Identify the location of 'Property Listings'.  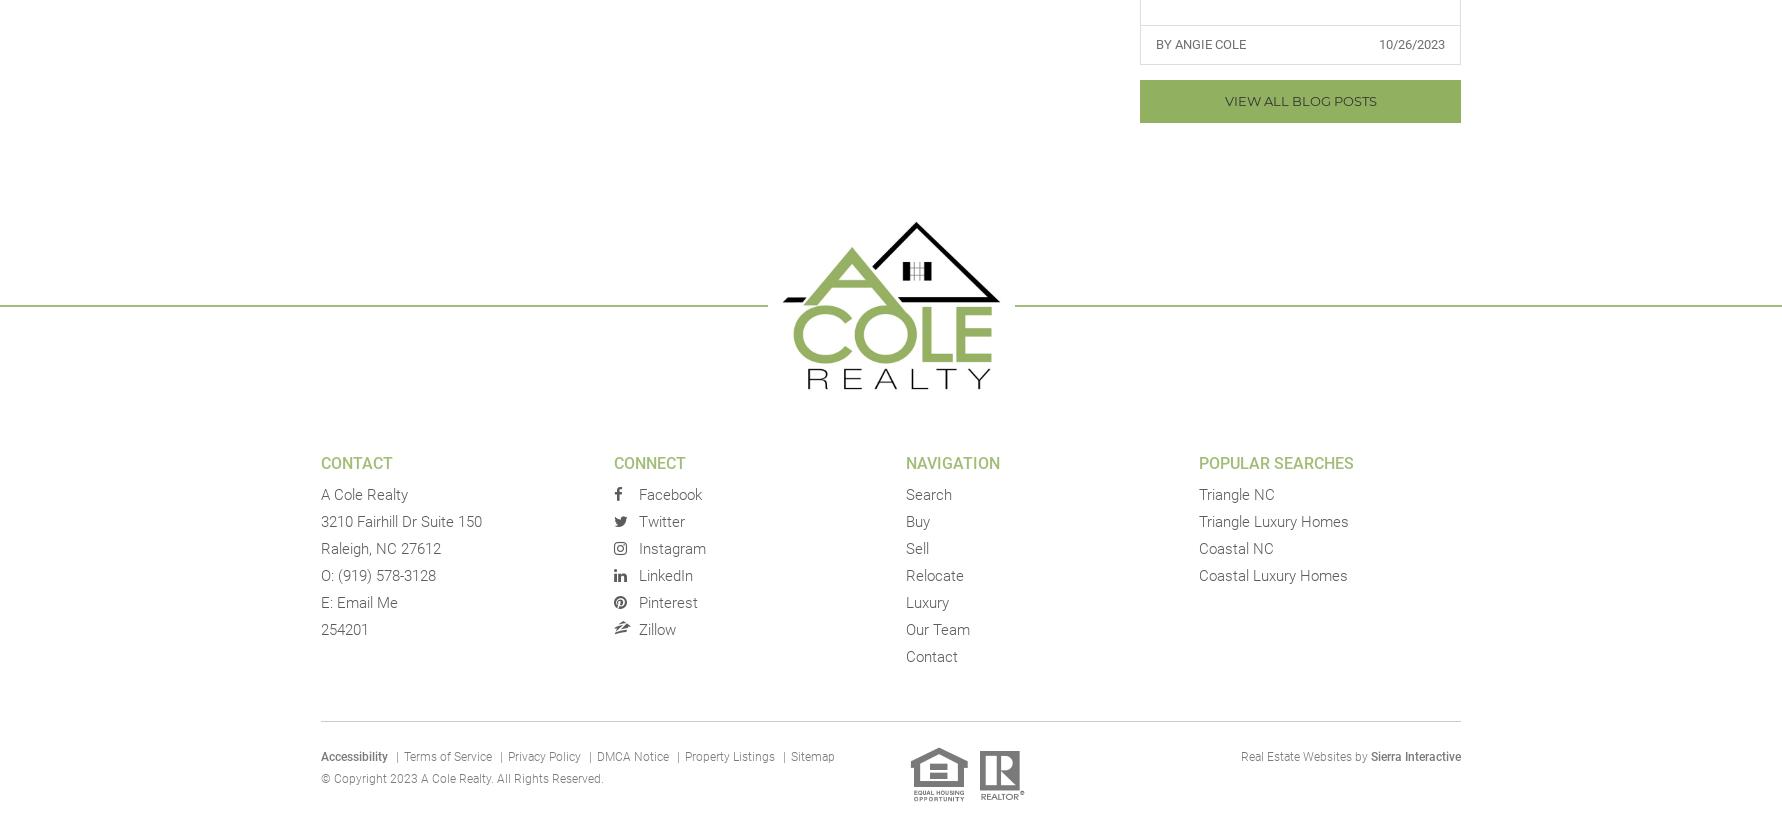
(730, 756).